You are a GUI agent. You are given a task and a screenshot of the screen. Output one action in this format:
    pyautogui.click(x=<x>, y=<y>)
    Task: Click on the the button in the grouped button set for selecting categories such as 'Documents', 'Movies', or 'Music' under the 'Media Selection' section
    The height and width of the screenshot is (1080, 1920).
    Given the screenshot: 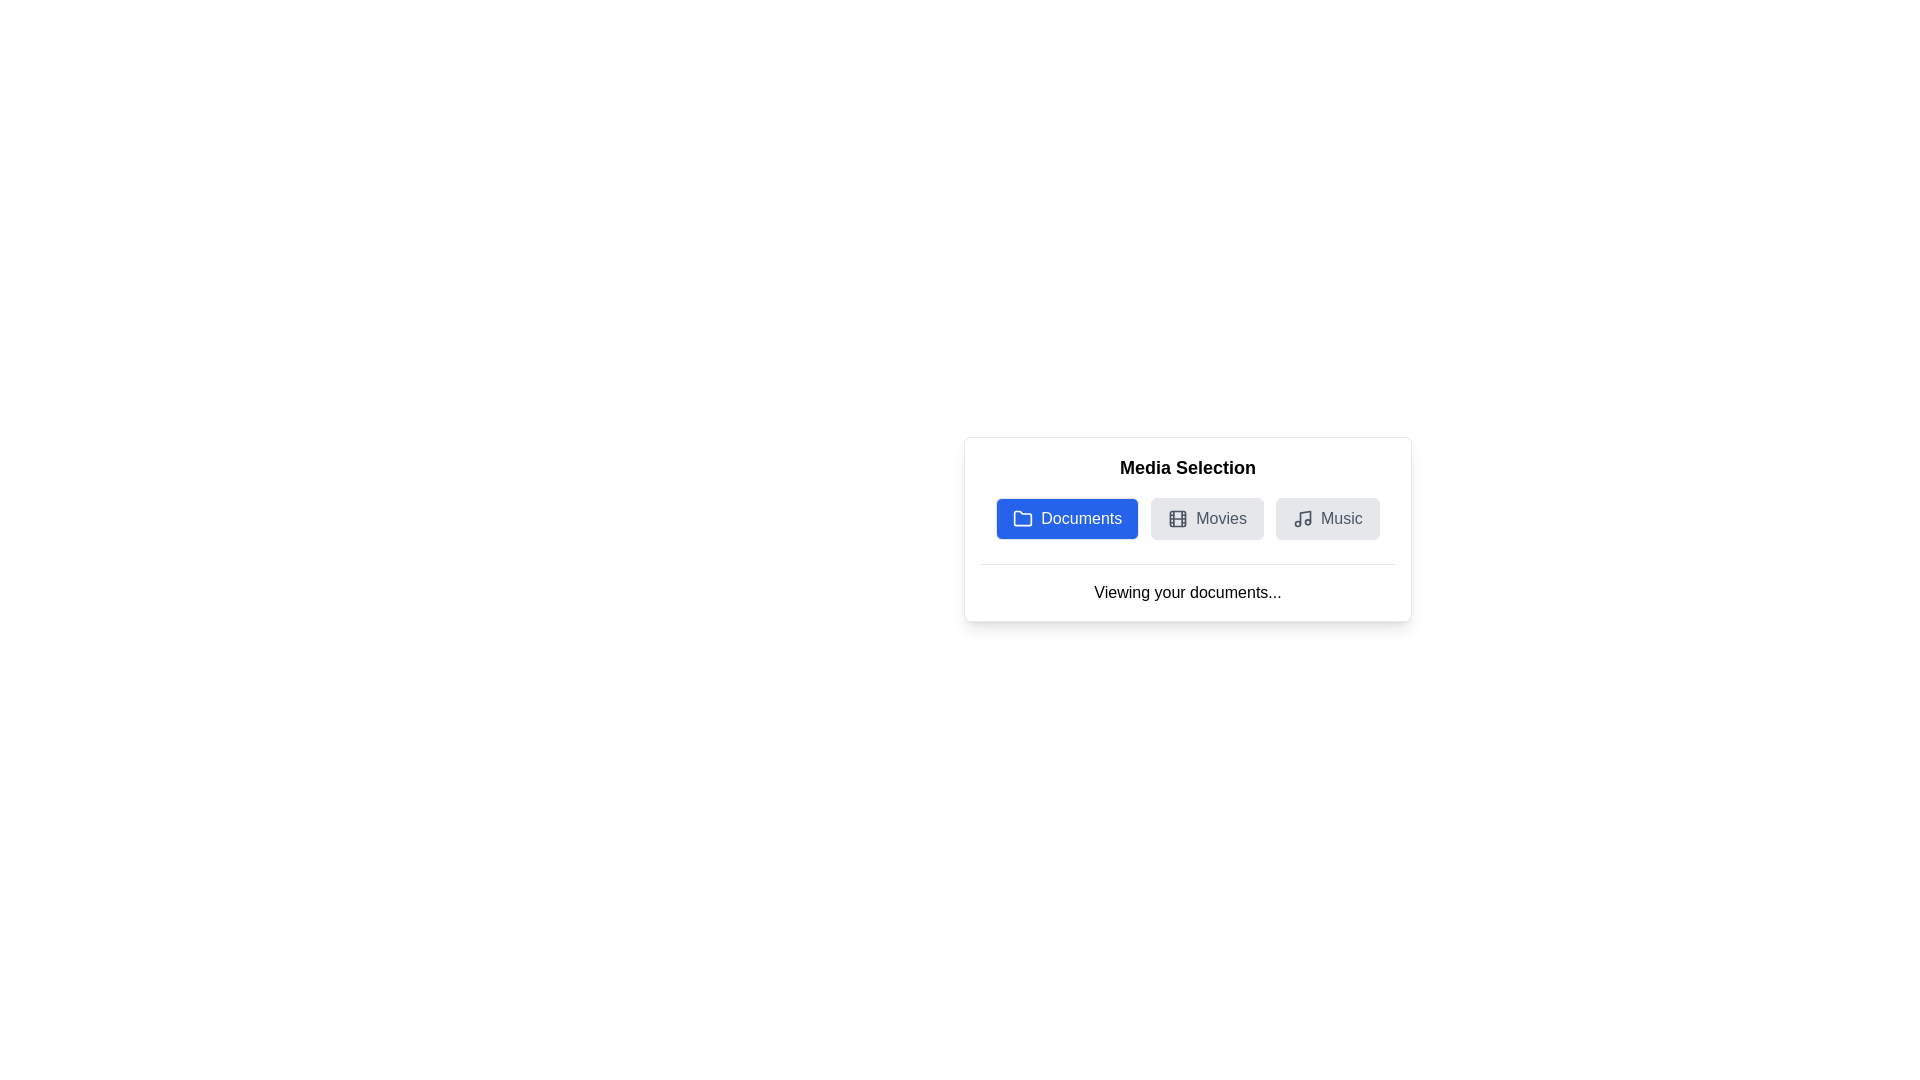 What is the action you would take?
    pyautogui.click(x=1188, y=518)
    